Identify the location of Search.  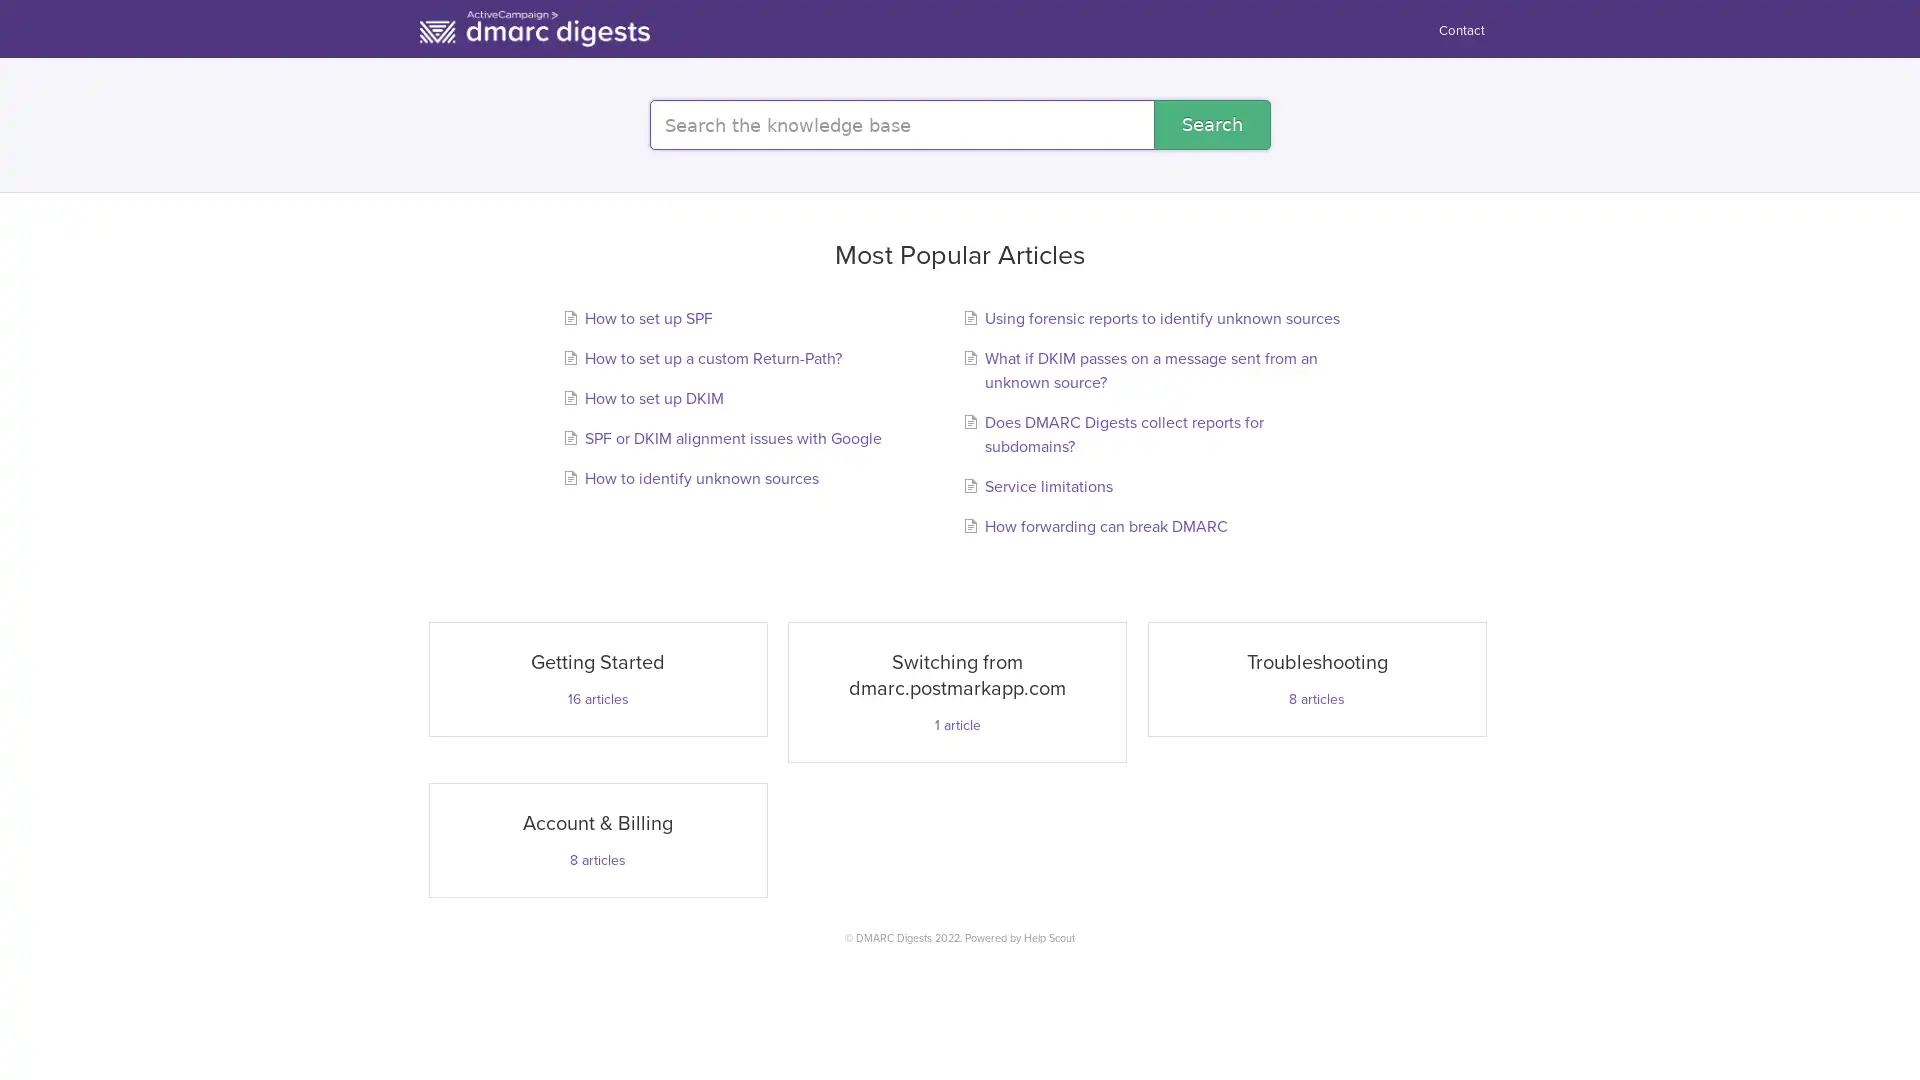
(1211, 124).